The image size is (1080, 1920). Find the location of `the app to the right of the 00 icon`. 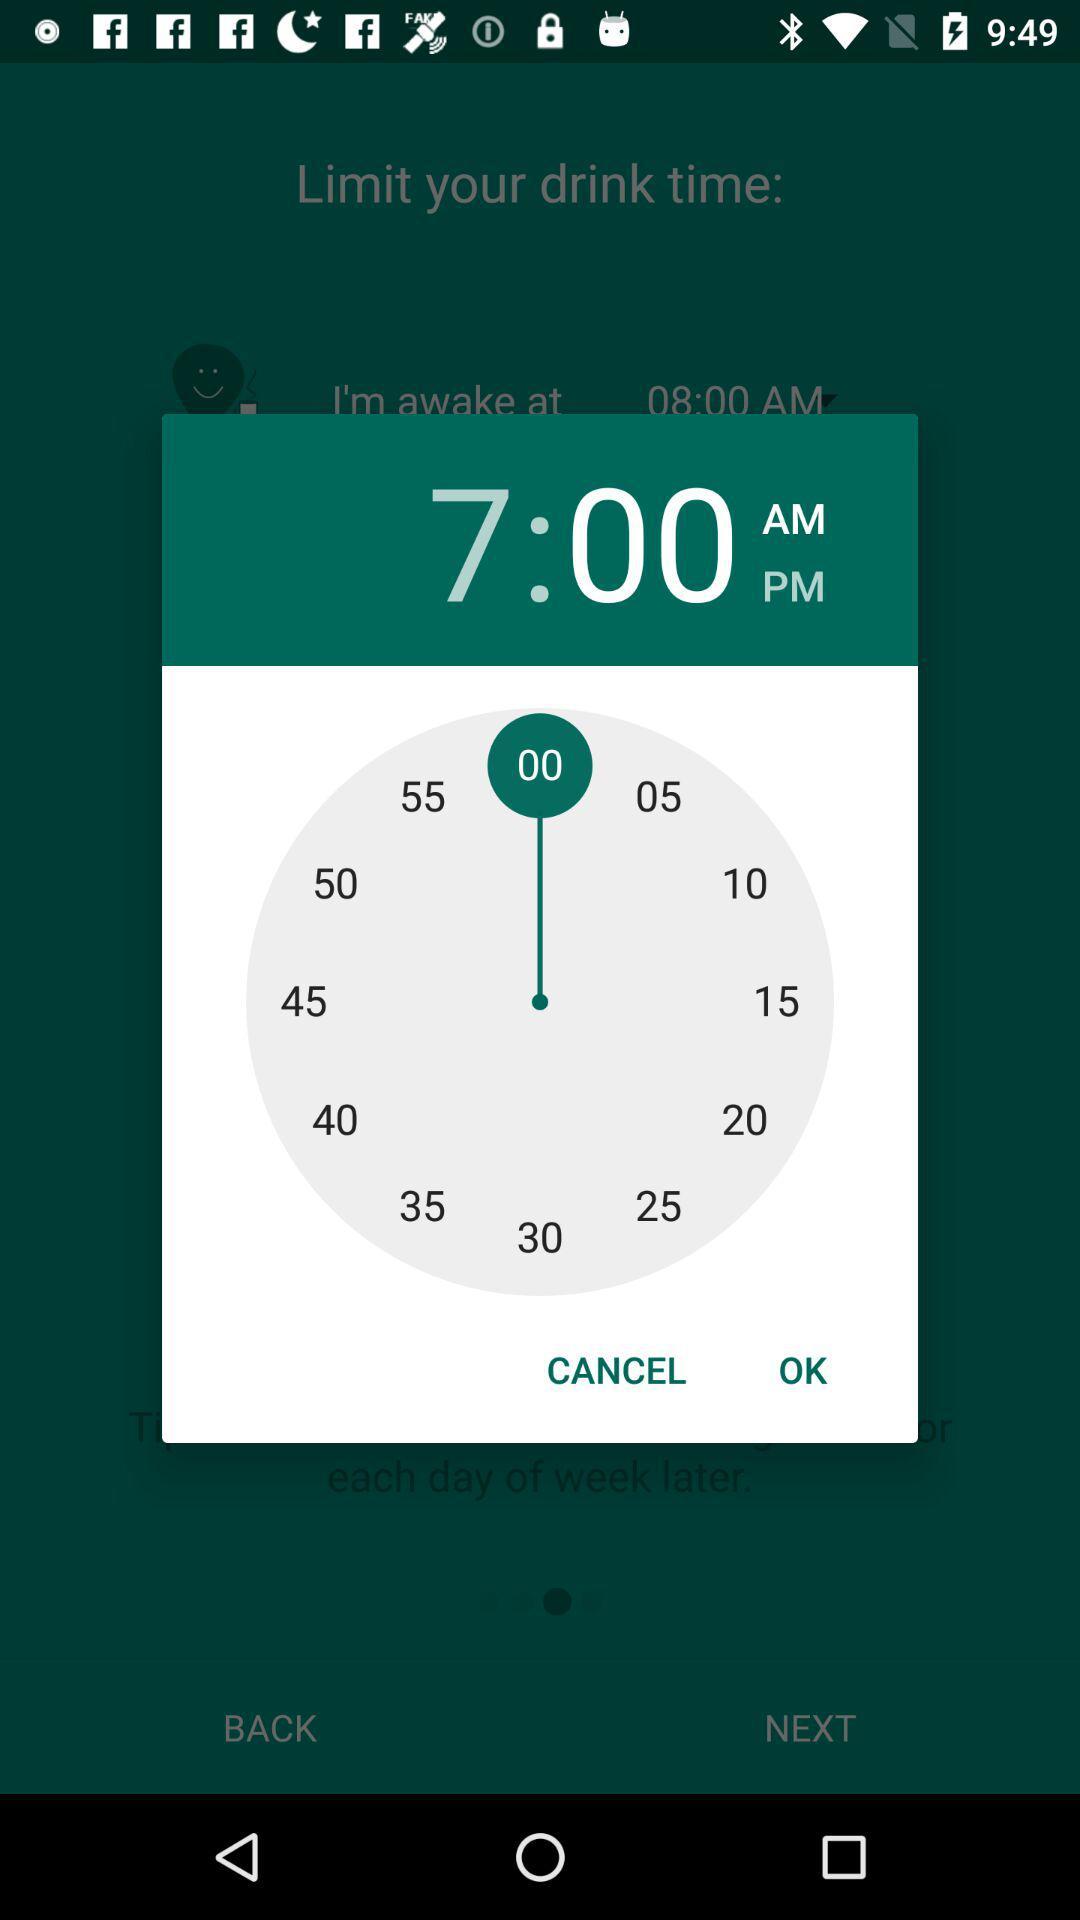

the app to the right of the 00 icon is located at coordinates (793, 512).